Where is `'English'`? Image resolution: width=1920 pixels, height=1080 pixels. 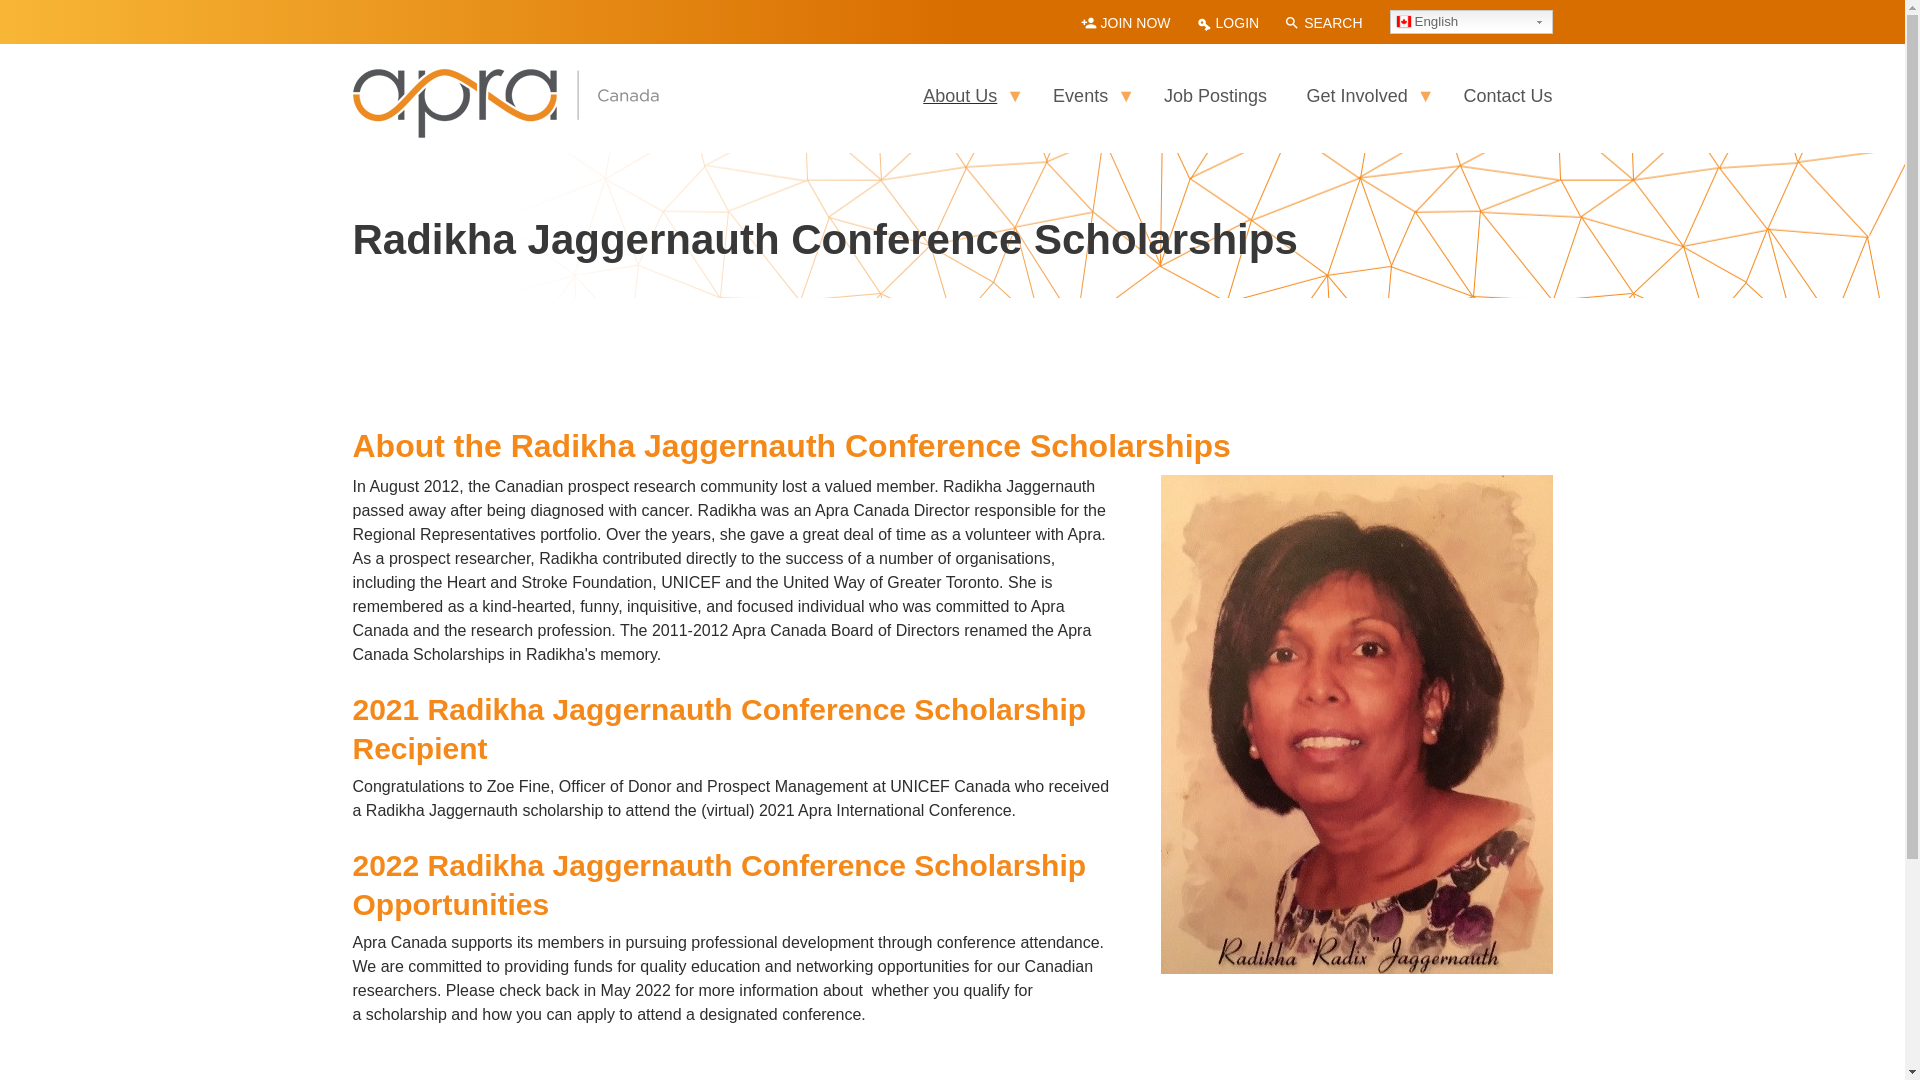 'English' is located at coordinates (1471, 22).